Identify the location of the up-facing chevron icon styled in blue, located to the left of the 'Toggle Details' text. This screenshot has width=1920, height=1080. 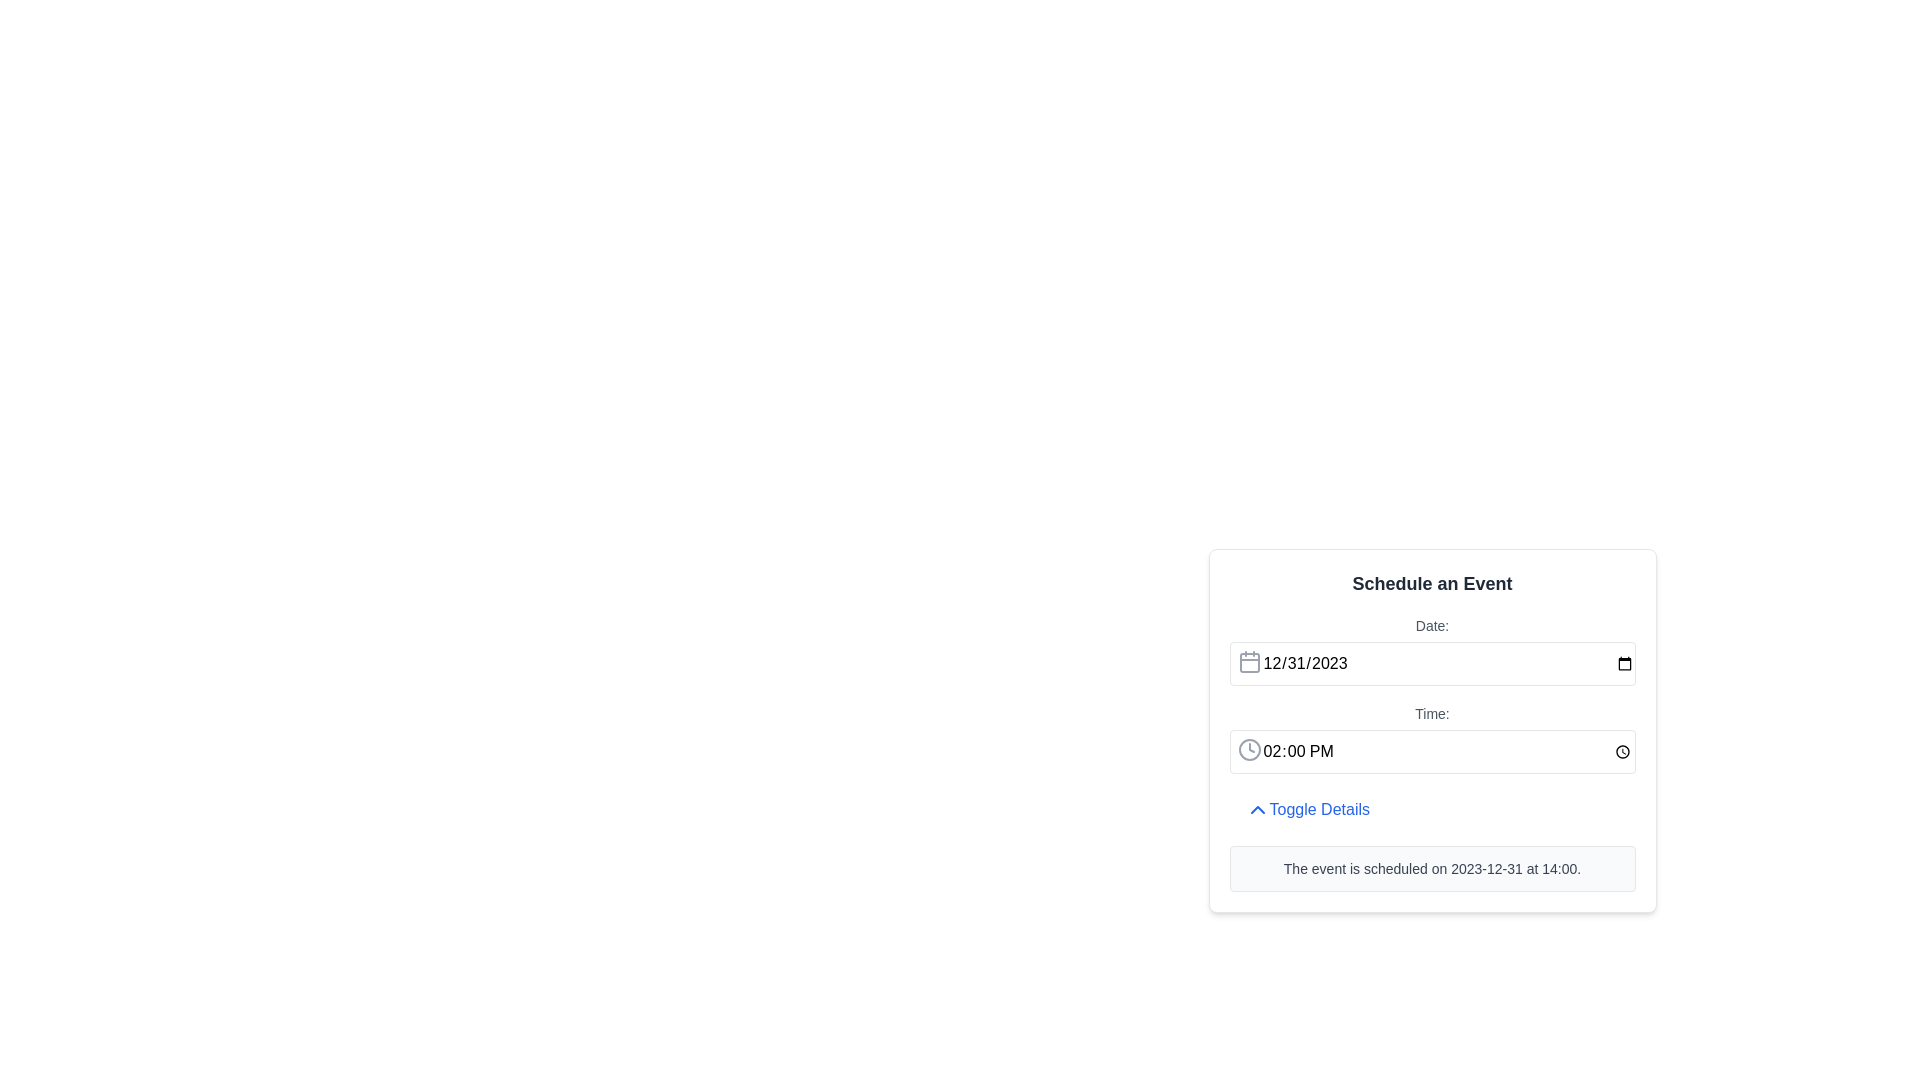
(1256, 810).